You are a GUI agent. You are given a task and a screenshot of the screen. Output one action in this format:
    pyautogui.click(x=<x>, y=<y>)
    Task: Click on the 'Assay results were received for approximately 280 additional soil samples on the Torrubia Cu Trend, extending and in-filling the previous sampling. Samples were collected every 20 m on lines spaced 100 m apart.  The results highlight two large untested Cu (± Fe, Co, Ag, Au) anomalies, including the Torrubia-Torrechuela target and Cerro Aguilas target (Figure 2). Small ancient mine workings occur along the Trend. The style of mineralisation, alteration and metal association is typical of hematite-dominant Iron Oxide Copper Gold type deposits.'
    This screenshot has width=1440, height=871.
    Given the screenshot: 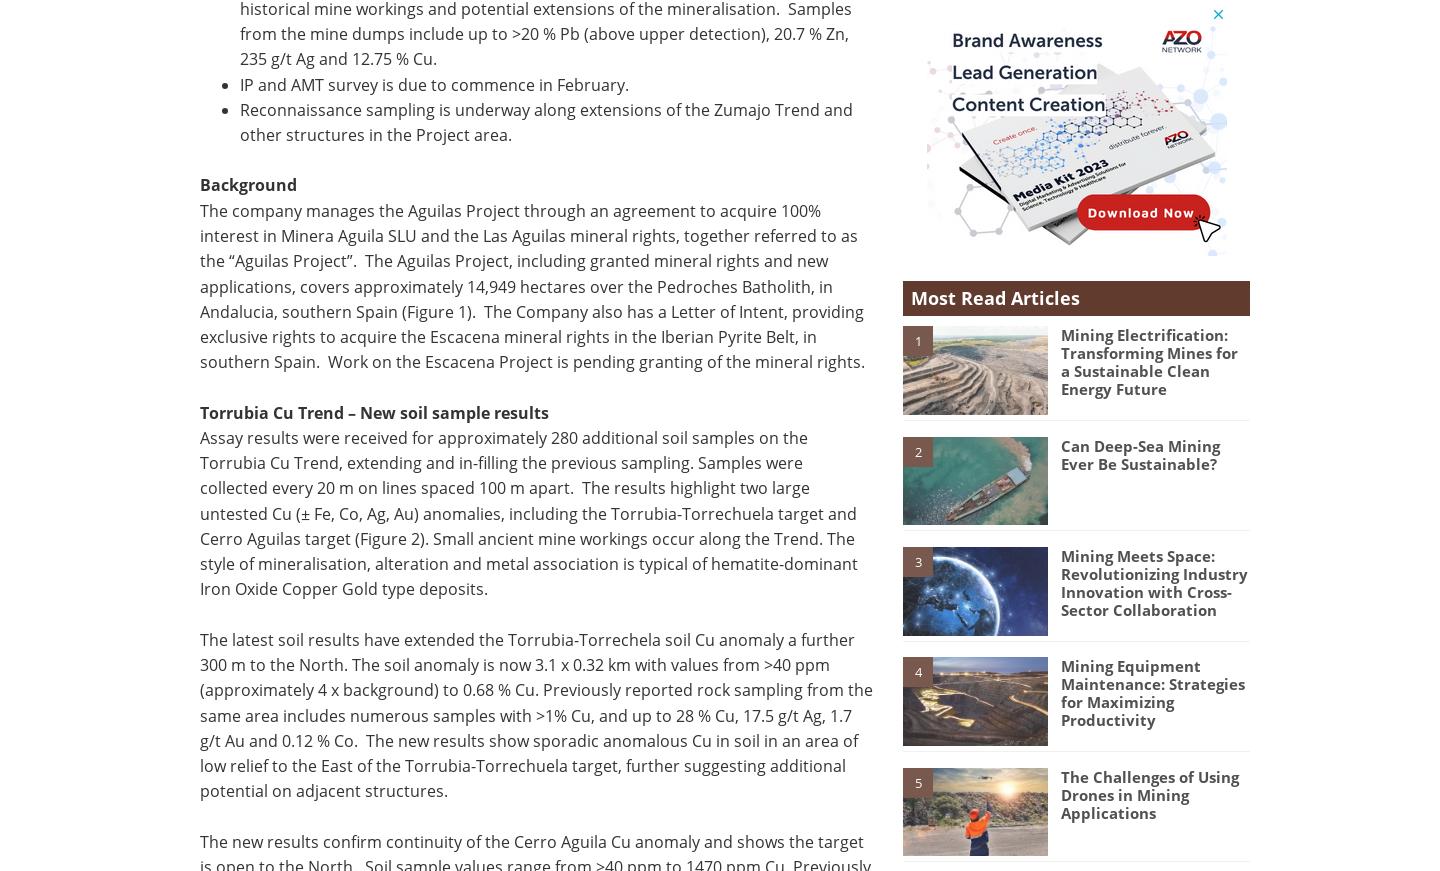 What is the action you would take?
    pyautogui.click(x=528, y=513)
    